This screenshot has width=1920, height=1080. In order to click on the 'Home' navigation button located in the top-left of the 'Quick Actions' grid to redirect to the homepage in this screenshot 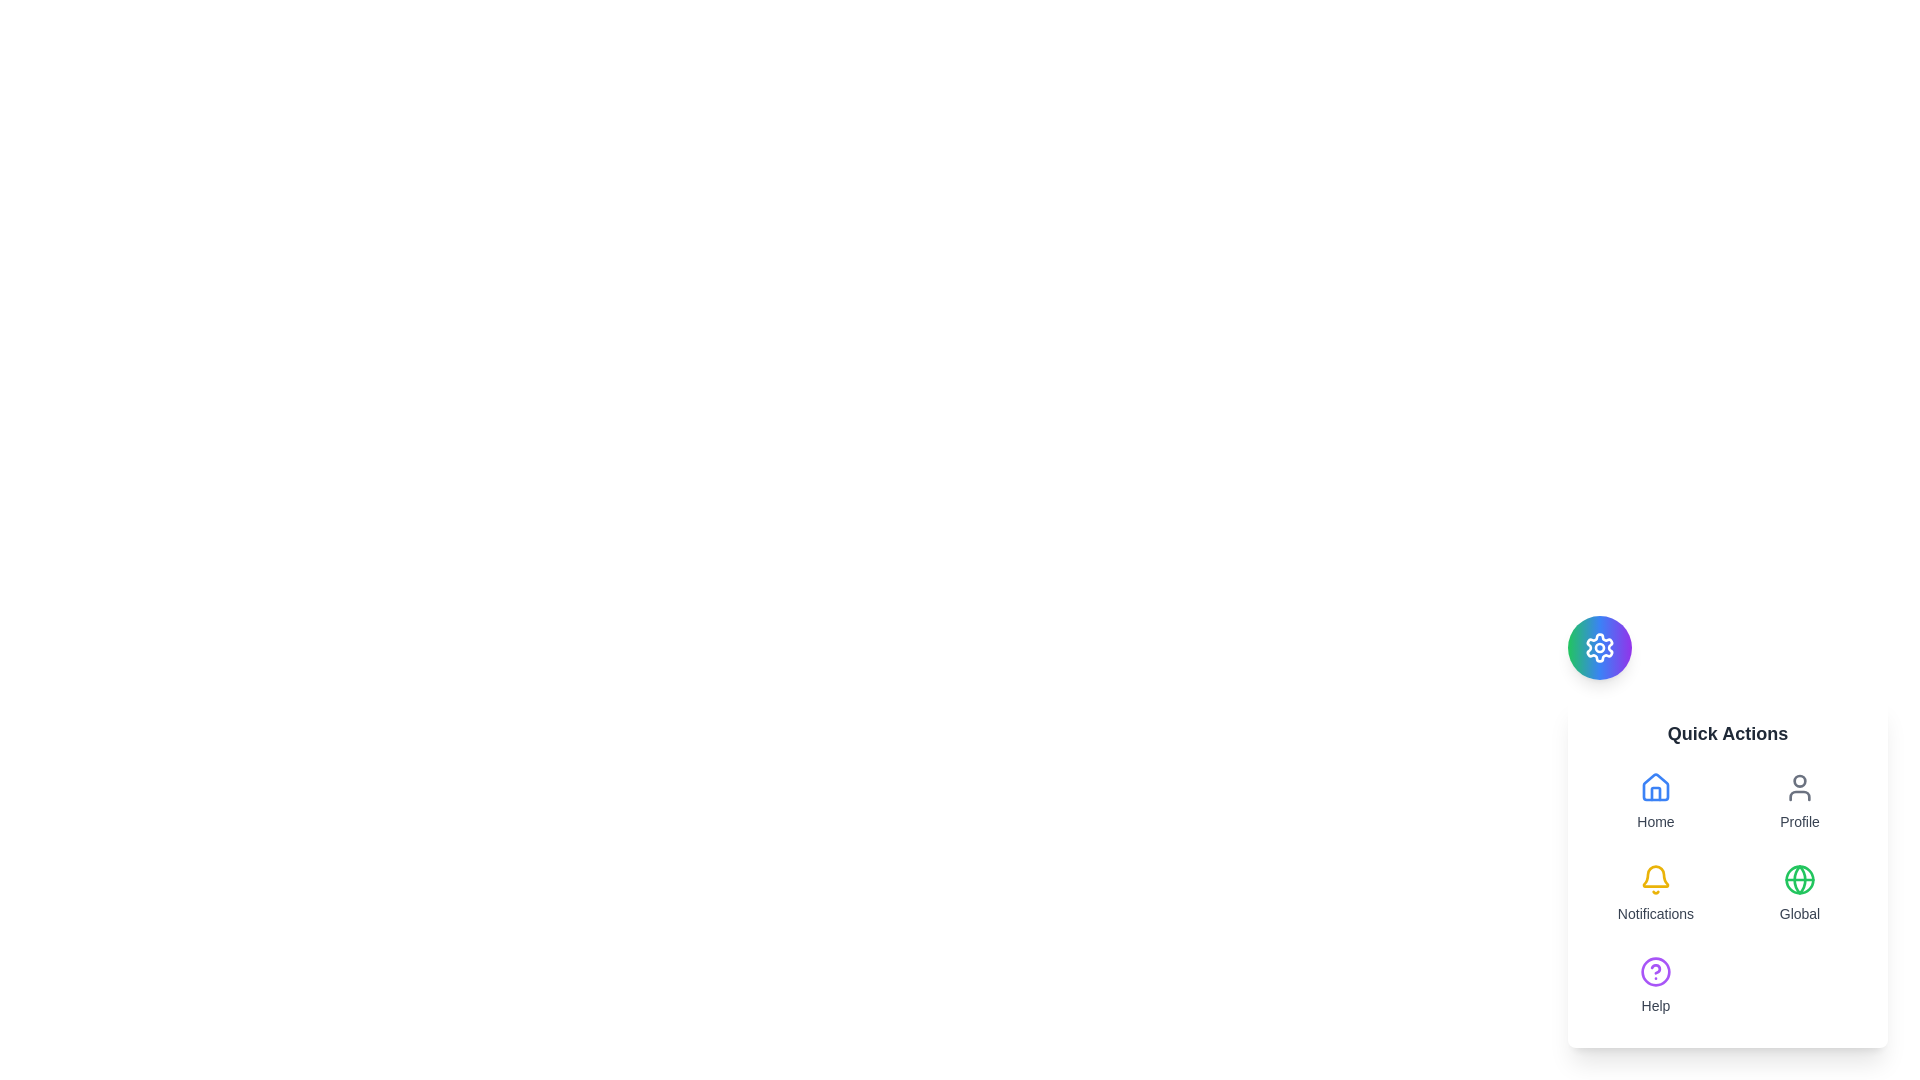, I will do `click(1656, 801)`.